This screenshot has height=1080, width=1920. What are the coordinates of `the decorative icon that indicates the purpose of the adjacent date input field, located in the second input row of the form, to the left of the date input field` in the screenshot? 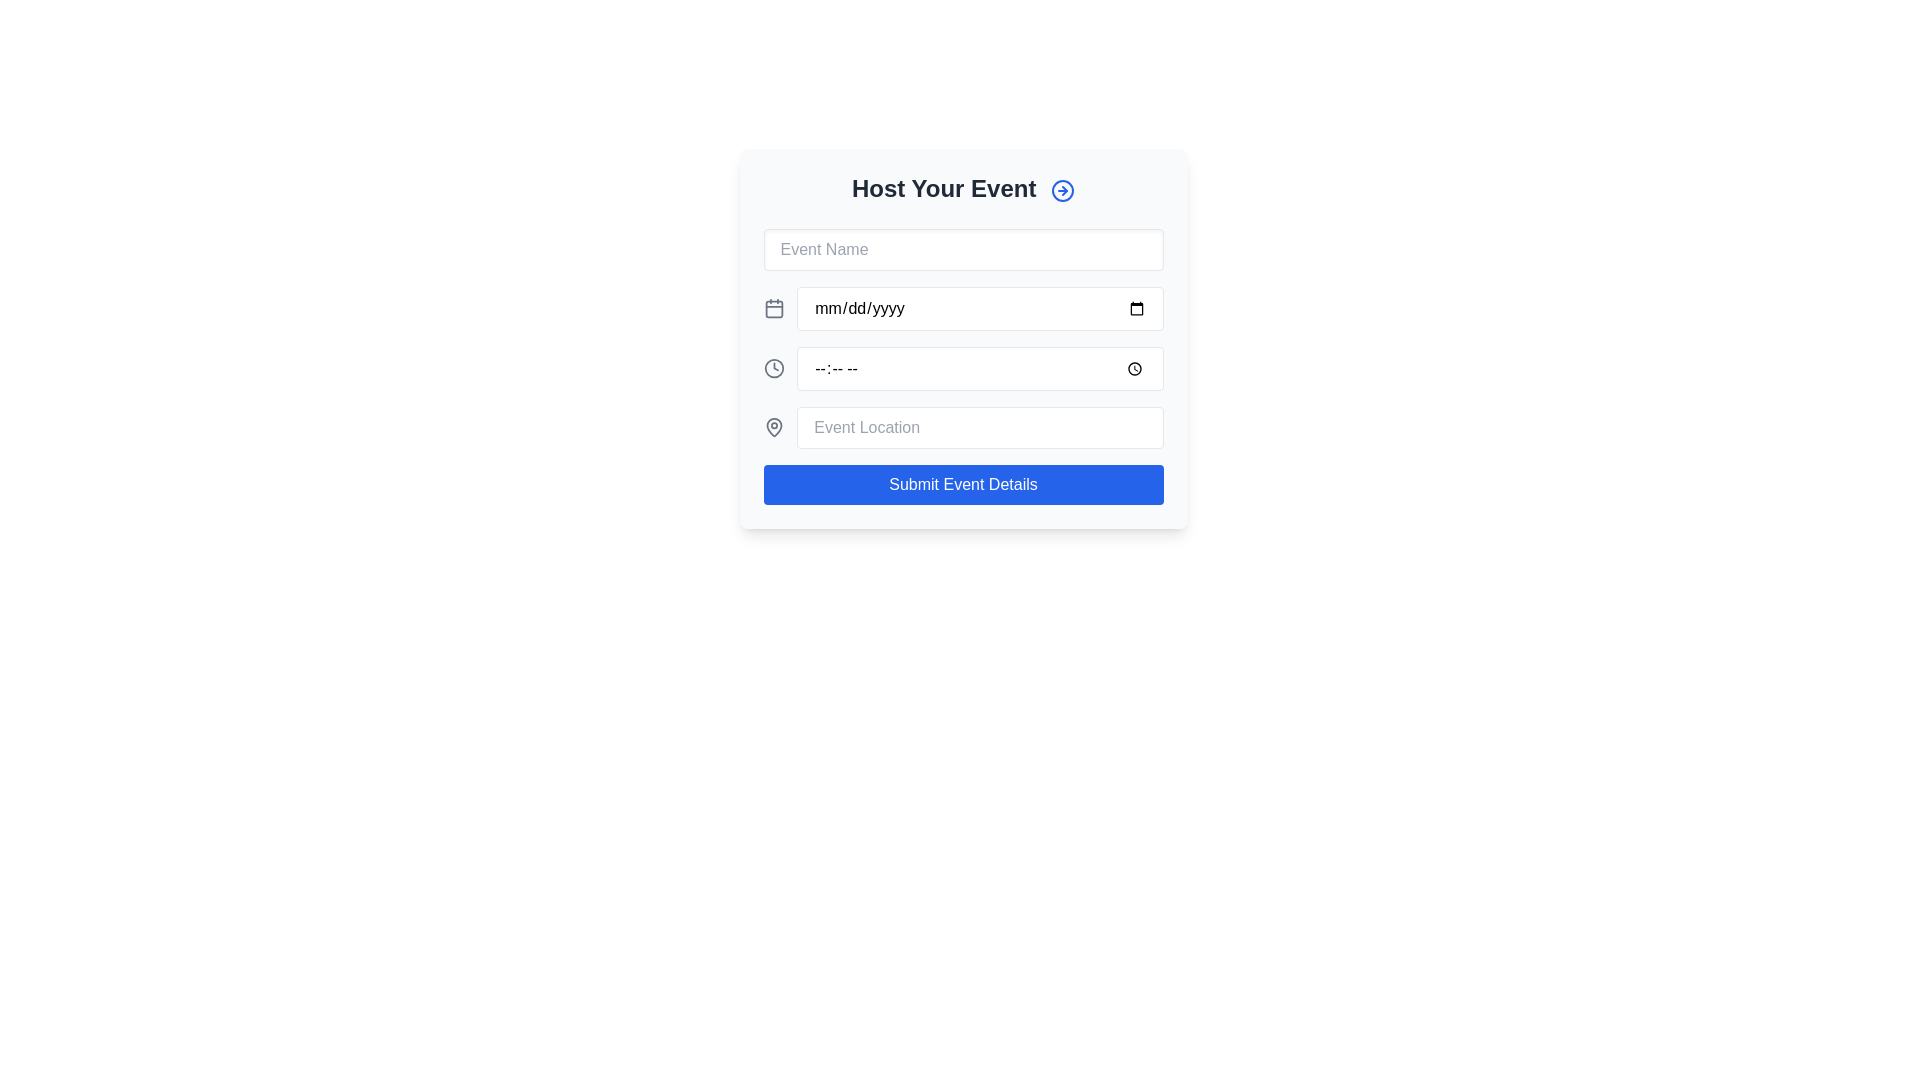 It's located at (773, 308).